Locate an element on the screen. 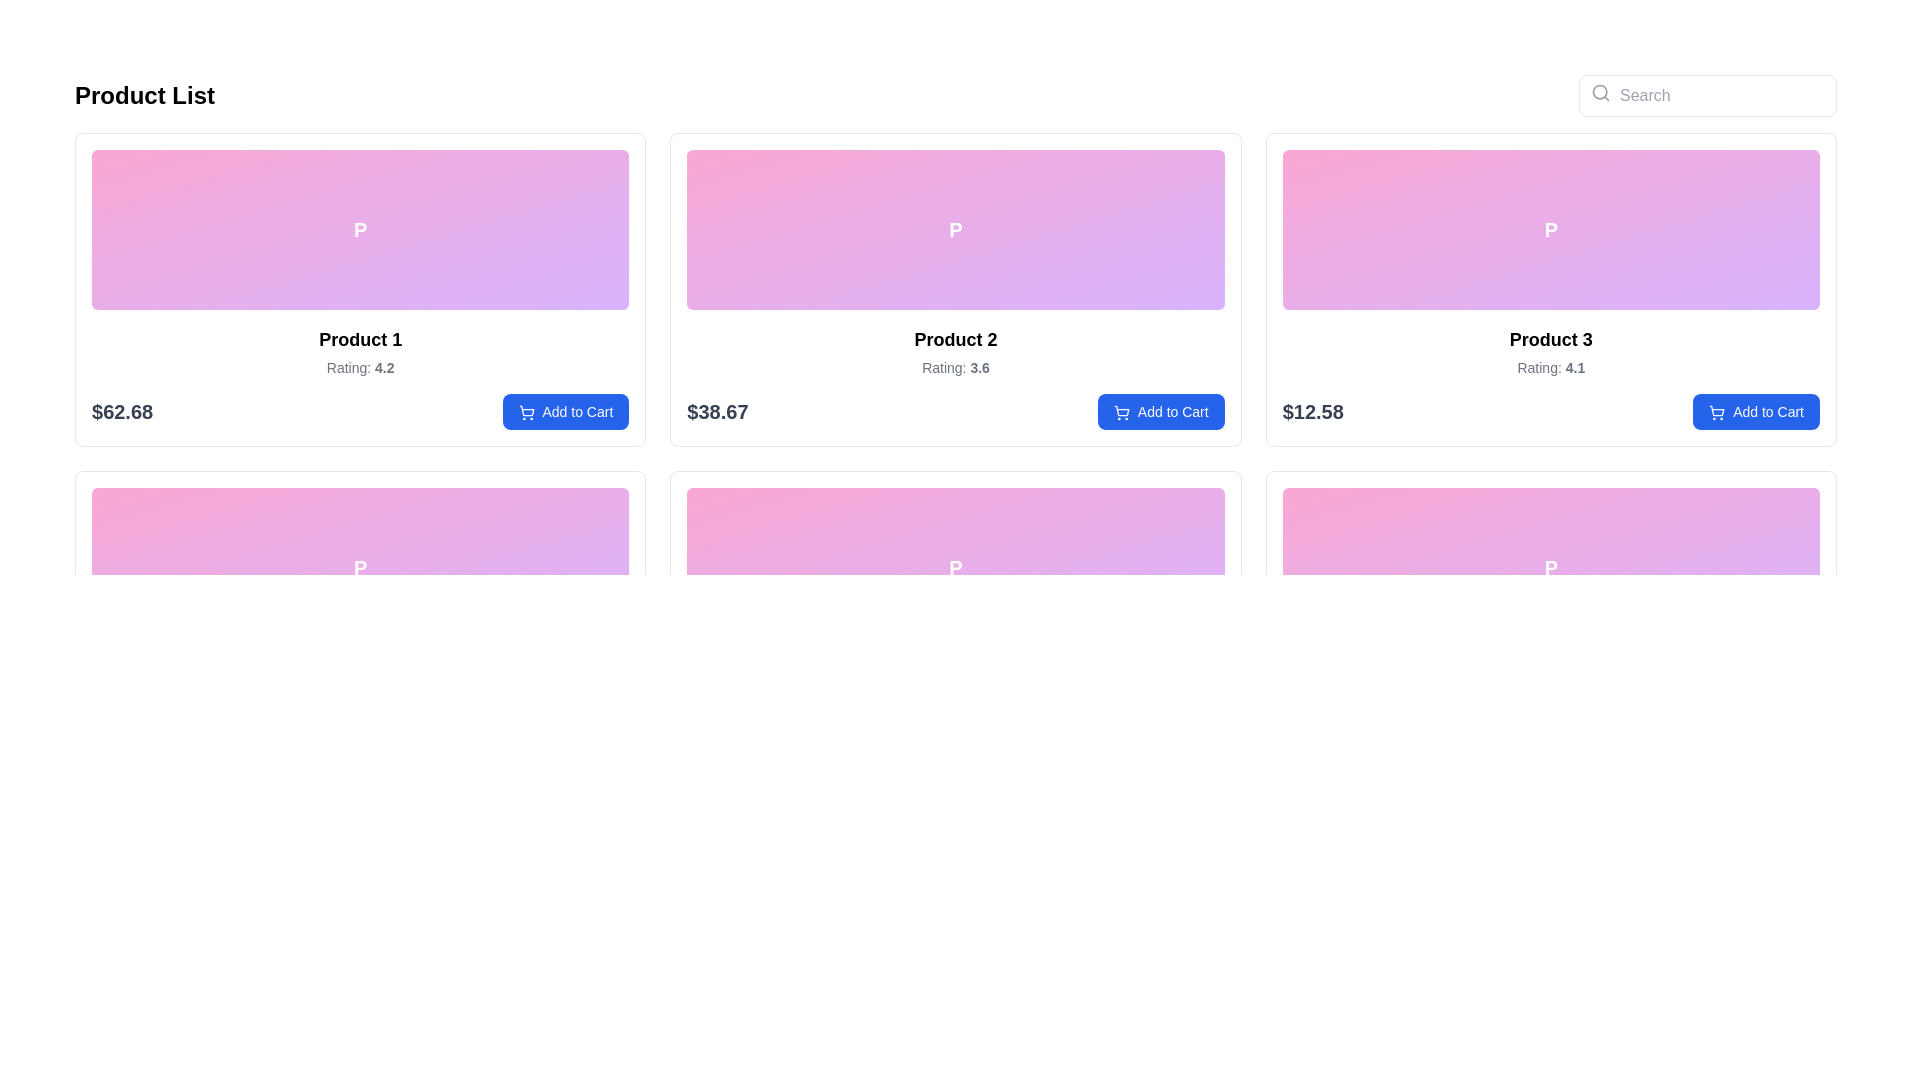 This screenshot has height=1080, width=1920. the static text displaying 'Rating: 4.2', which is located under the product title 'Product 1' in the first product card of the grid layout is located at coordinates (360, 367).